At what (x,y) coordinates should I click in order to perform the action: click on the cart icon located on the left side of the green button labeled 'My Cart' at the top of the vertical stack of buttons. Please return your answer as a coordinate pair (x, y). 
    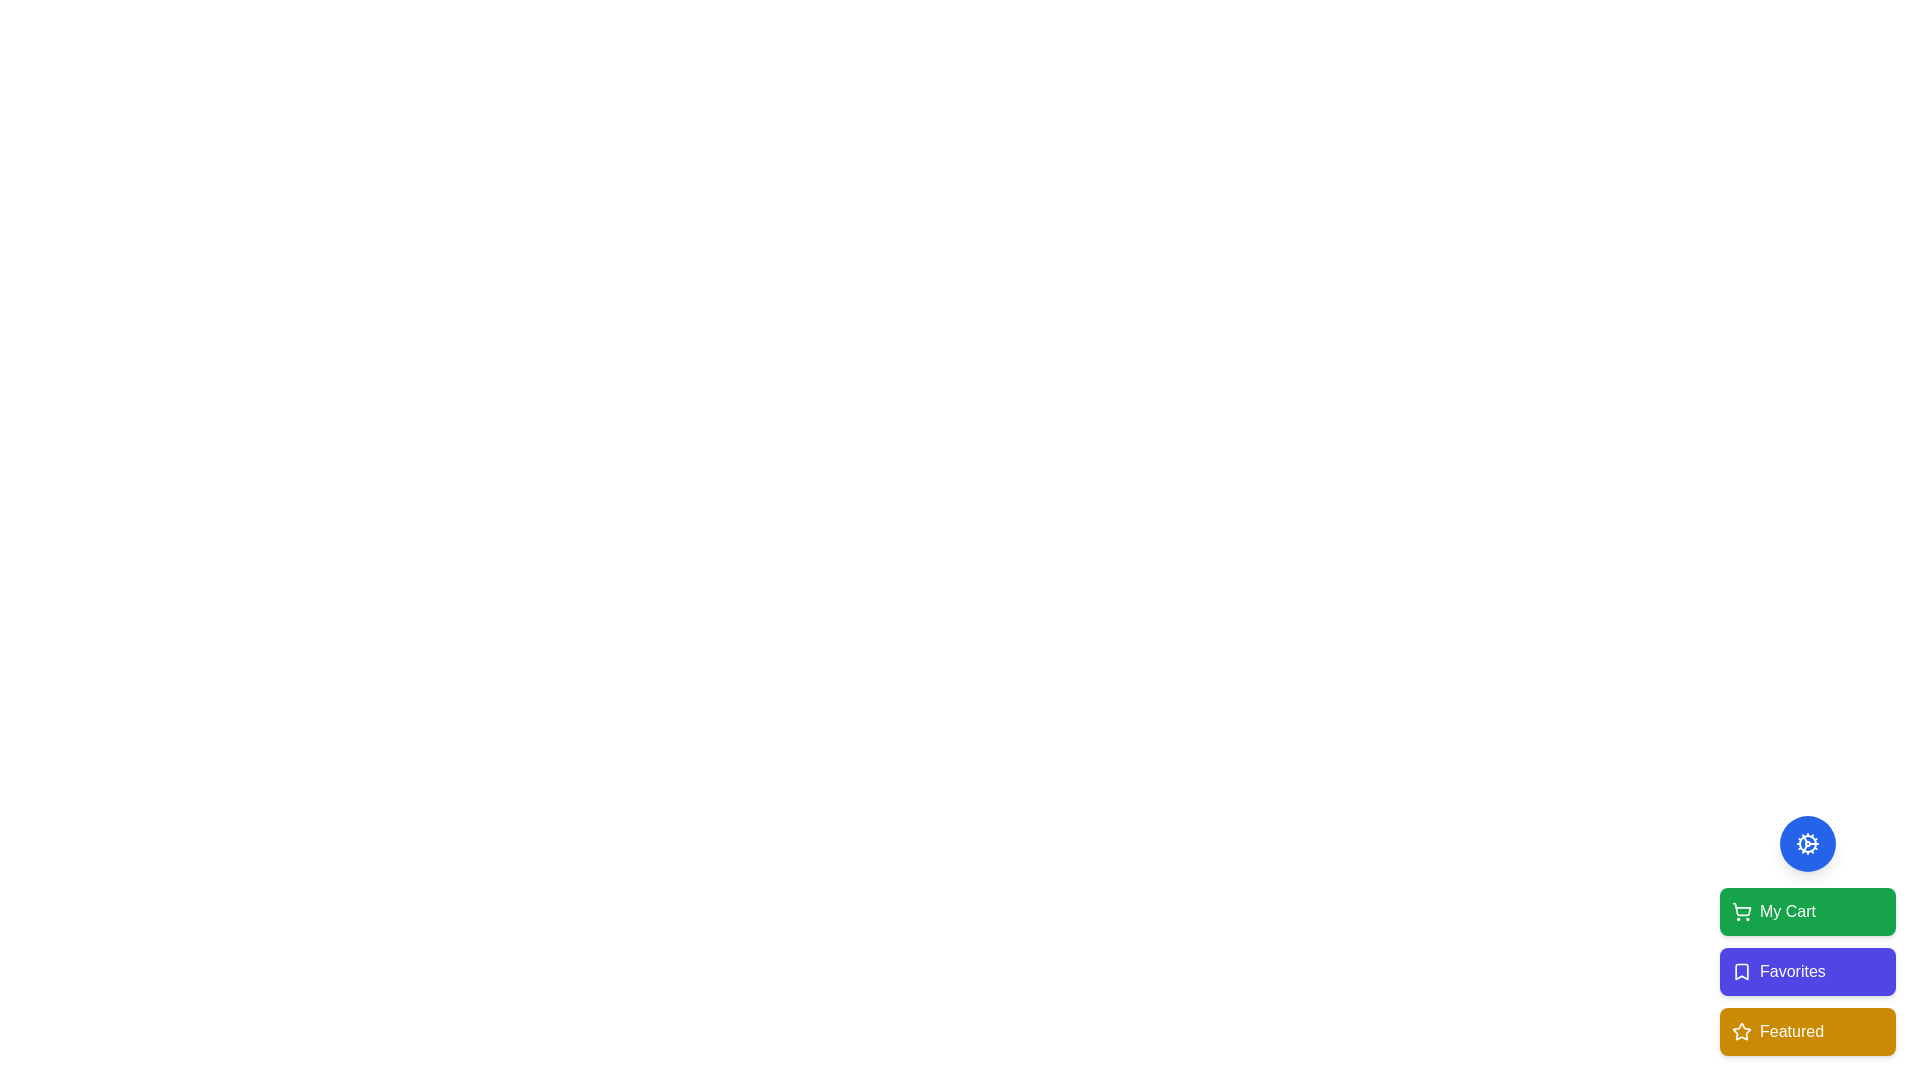
    Looking at the image, I should click on (1741, 911).